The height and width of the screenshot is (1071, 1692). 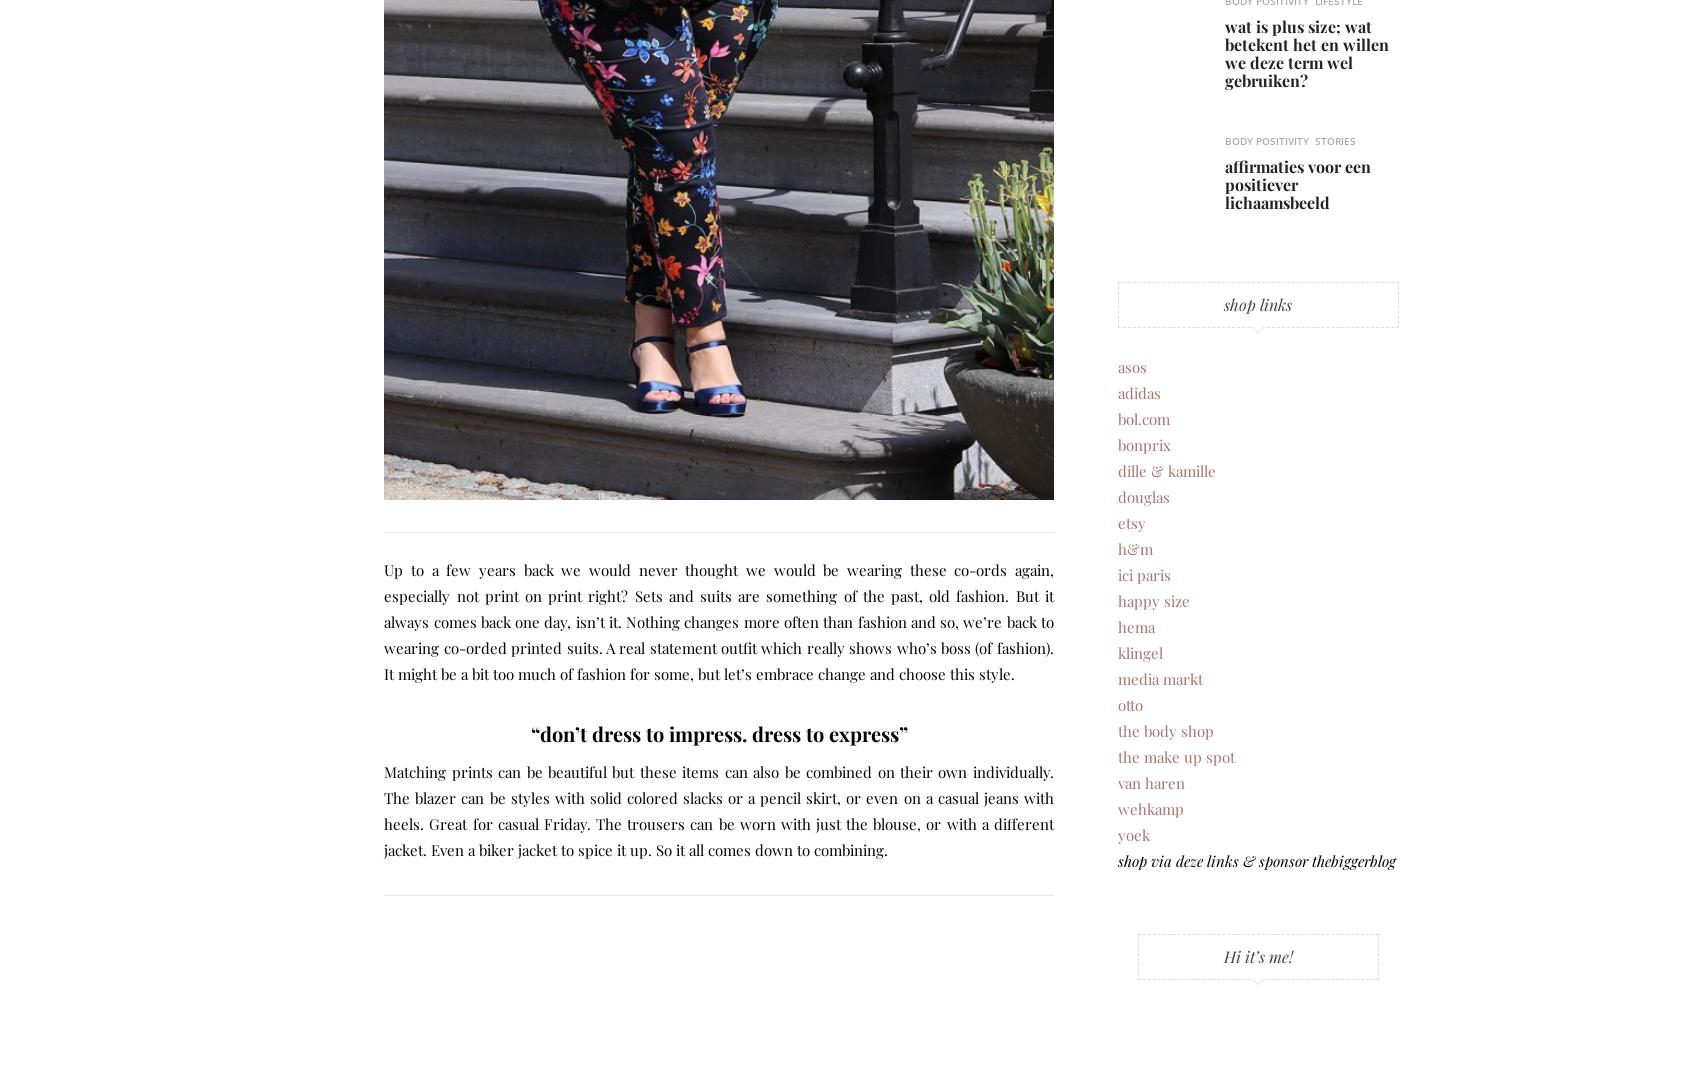 I want to click on 'ici paris', so click(x=1142, y=573).